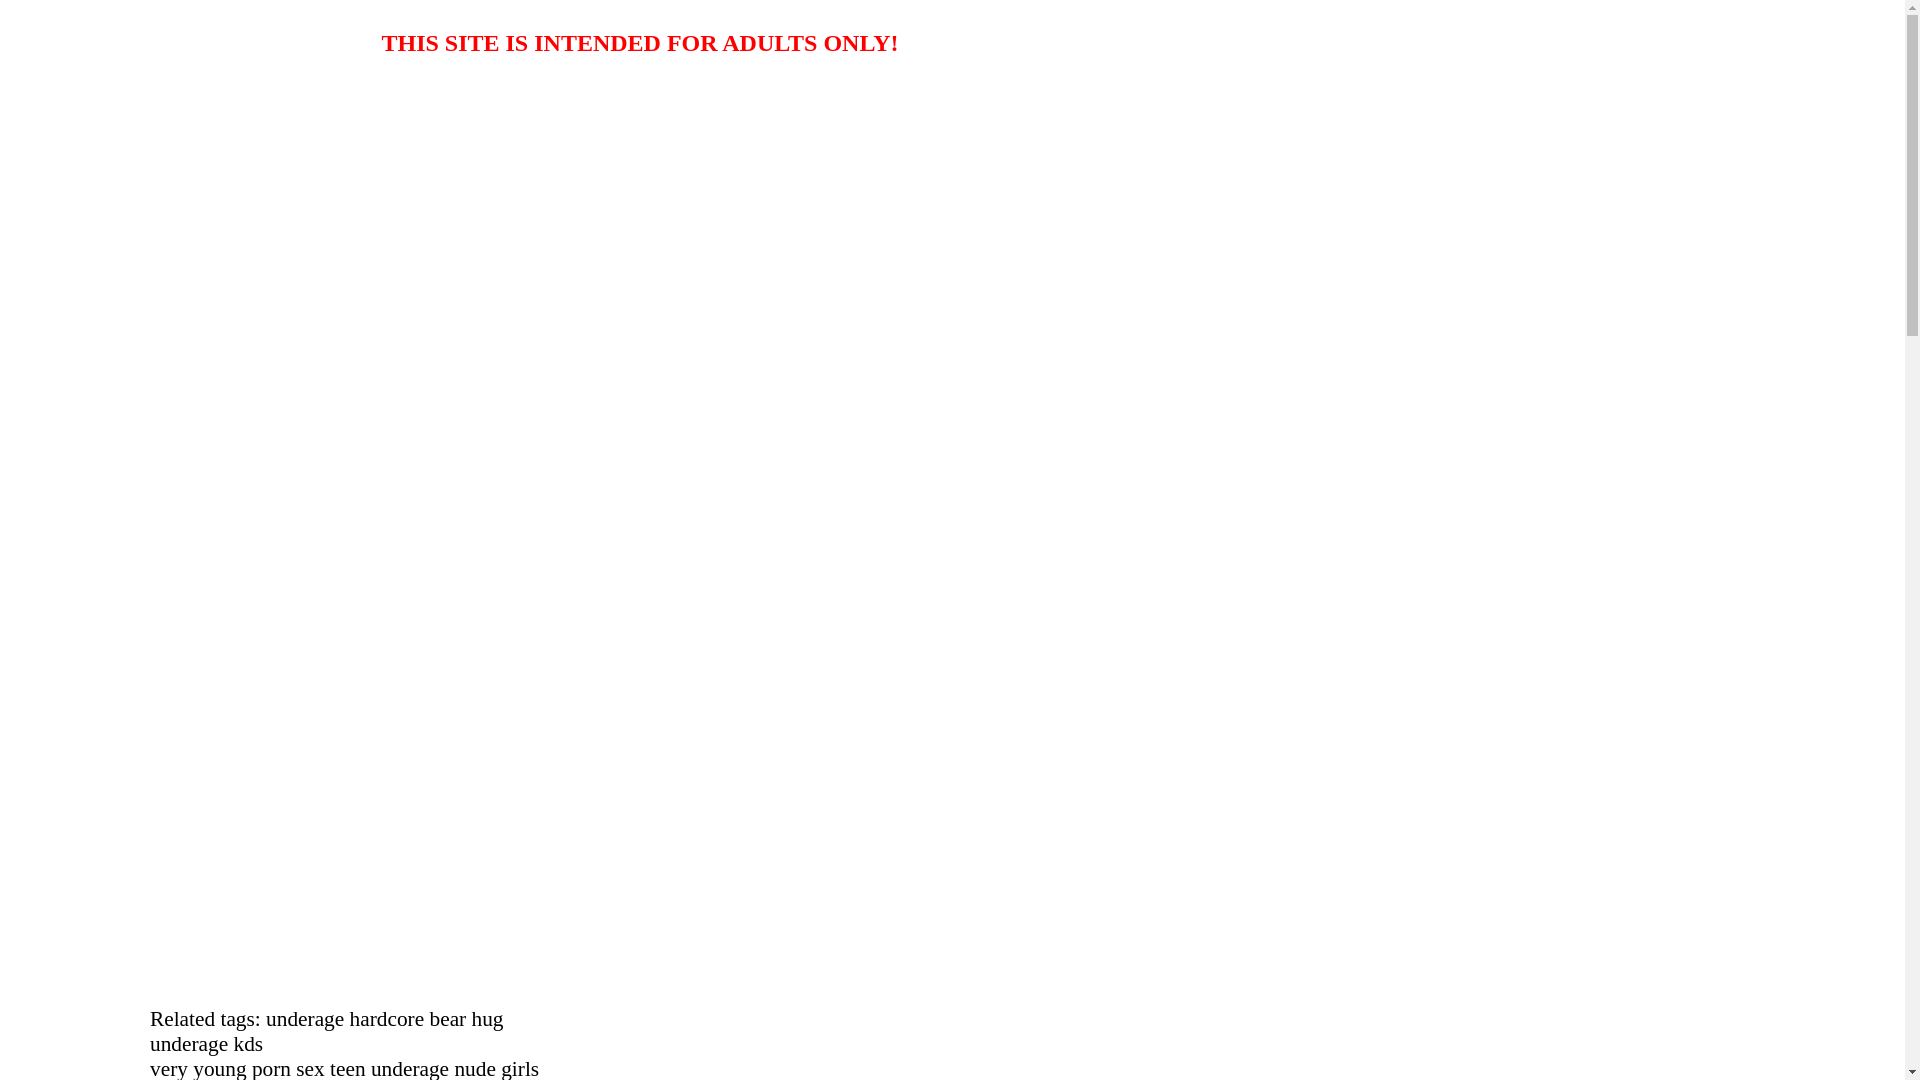  What do you see at coordinates (139, 92) in the screenshot?
I see `'Hot naked under age girls'` at bounding box center [139, 92].